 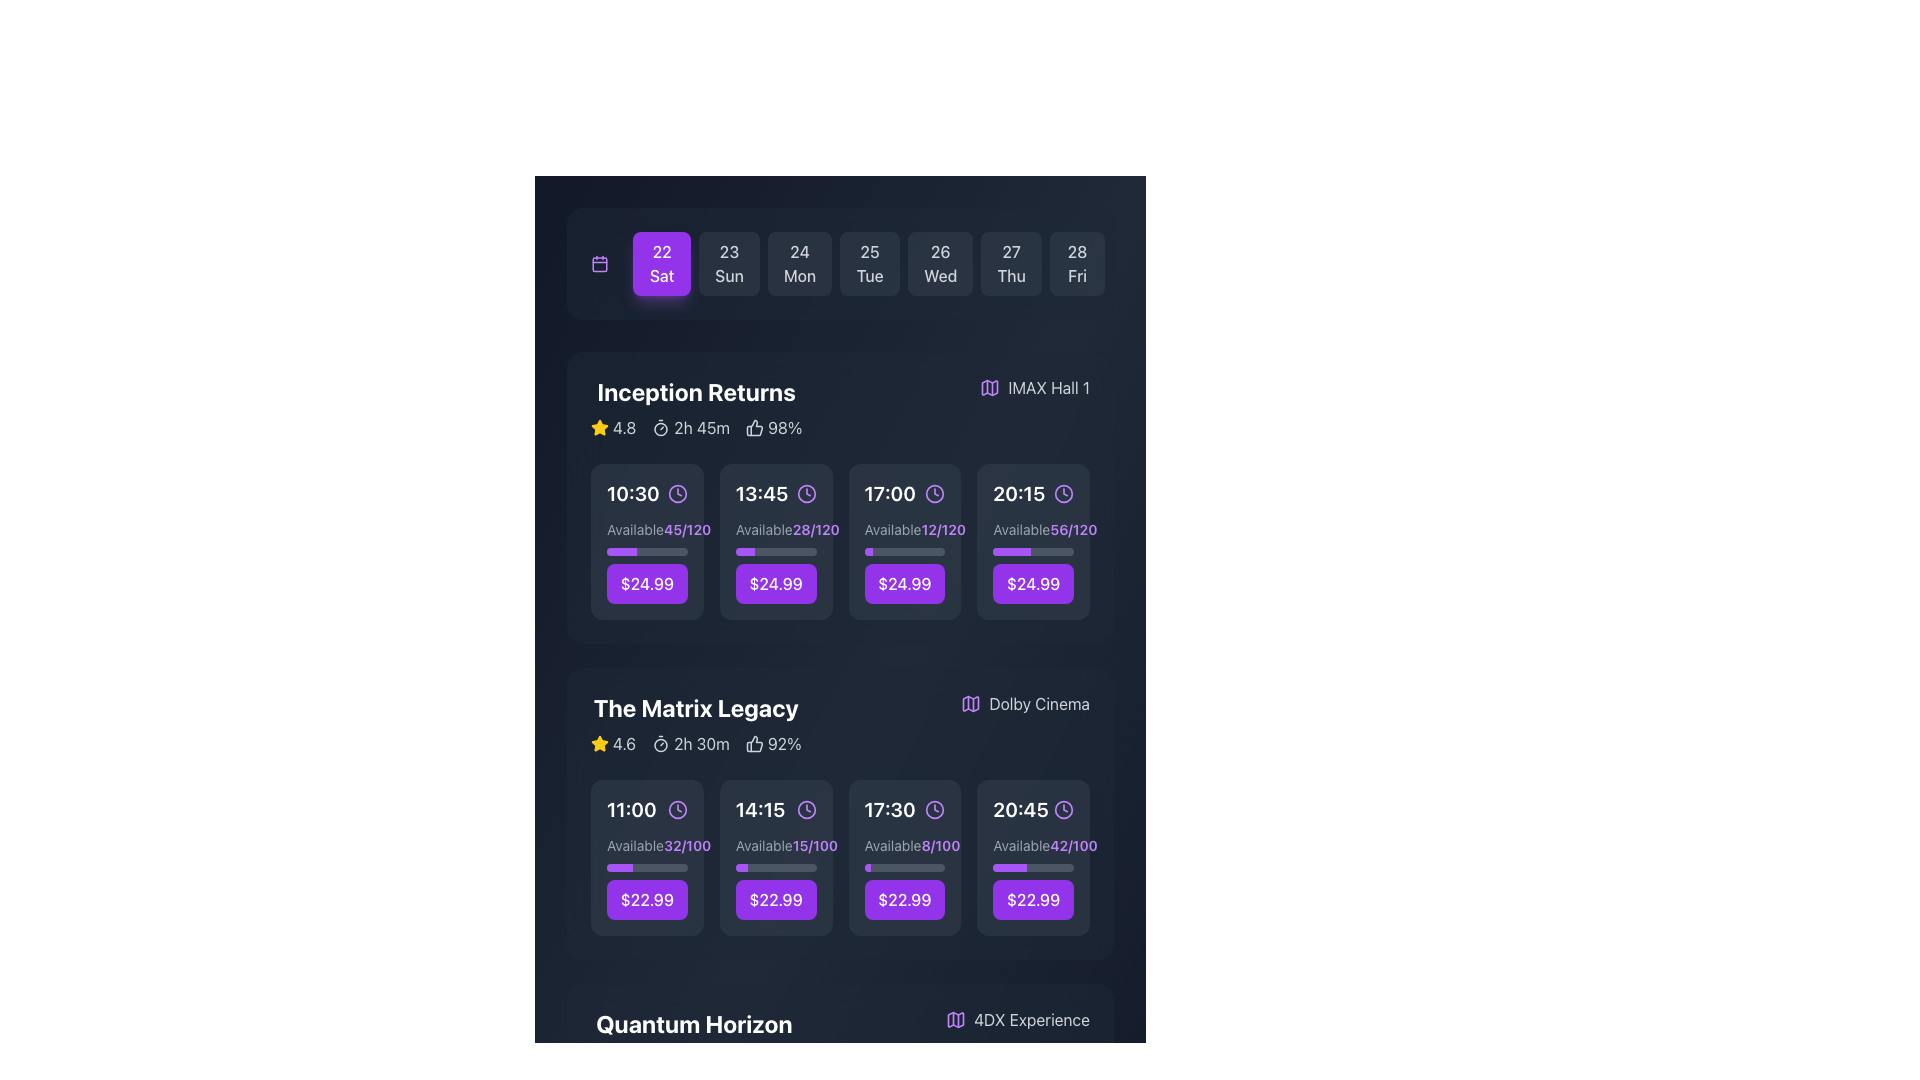 What do you see at coordinates (891, 528) in the screenshot?
I see `availability status text label located in the 17:00 time slot of the 'Inception Returns' section, positioned to the left of the '12/120' text and above the progress indicator bar` at bounding box center [891, 528].